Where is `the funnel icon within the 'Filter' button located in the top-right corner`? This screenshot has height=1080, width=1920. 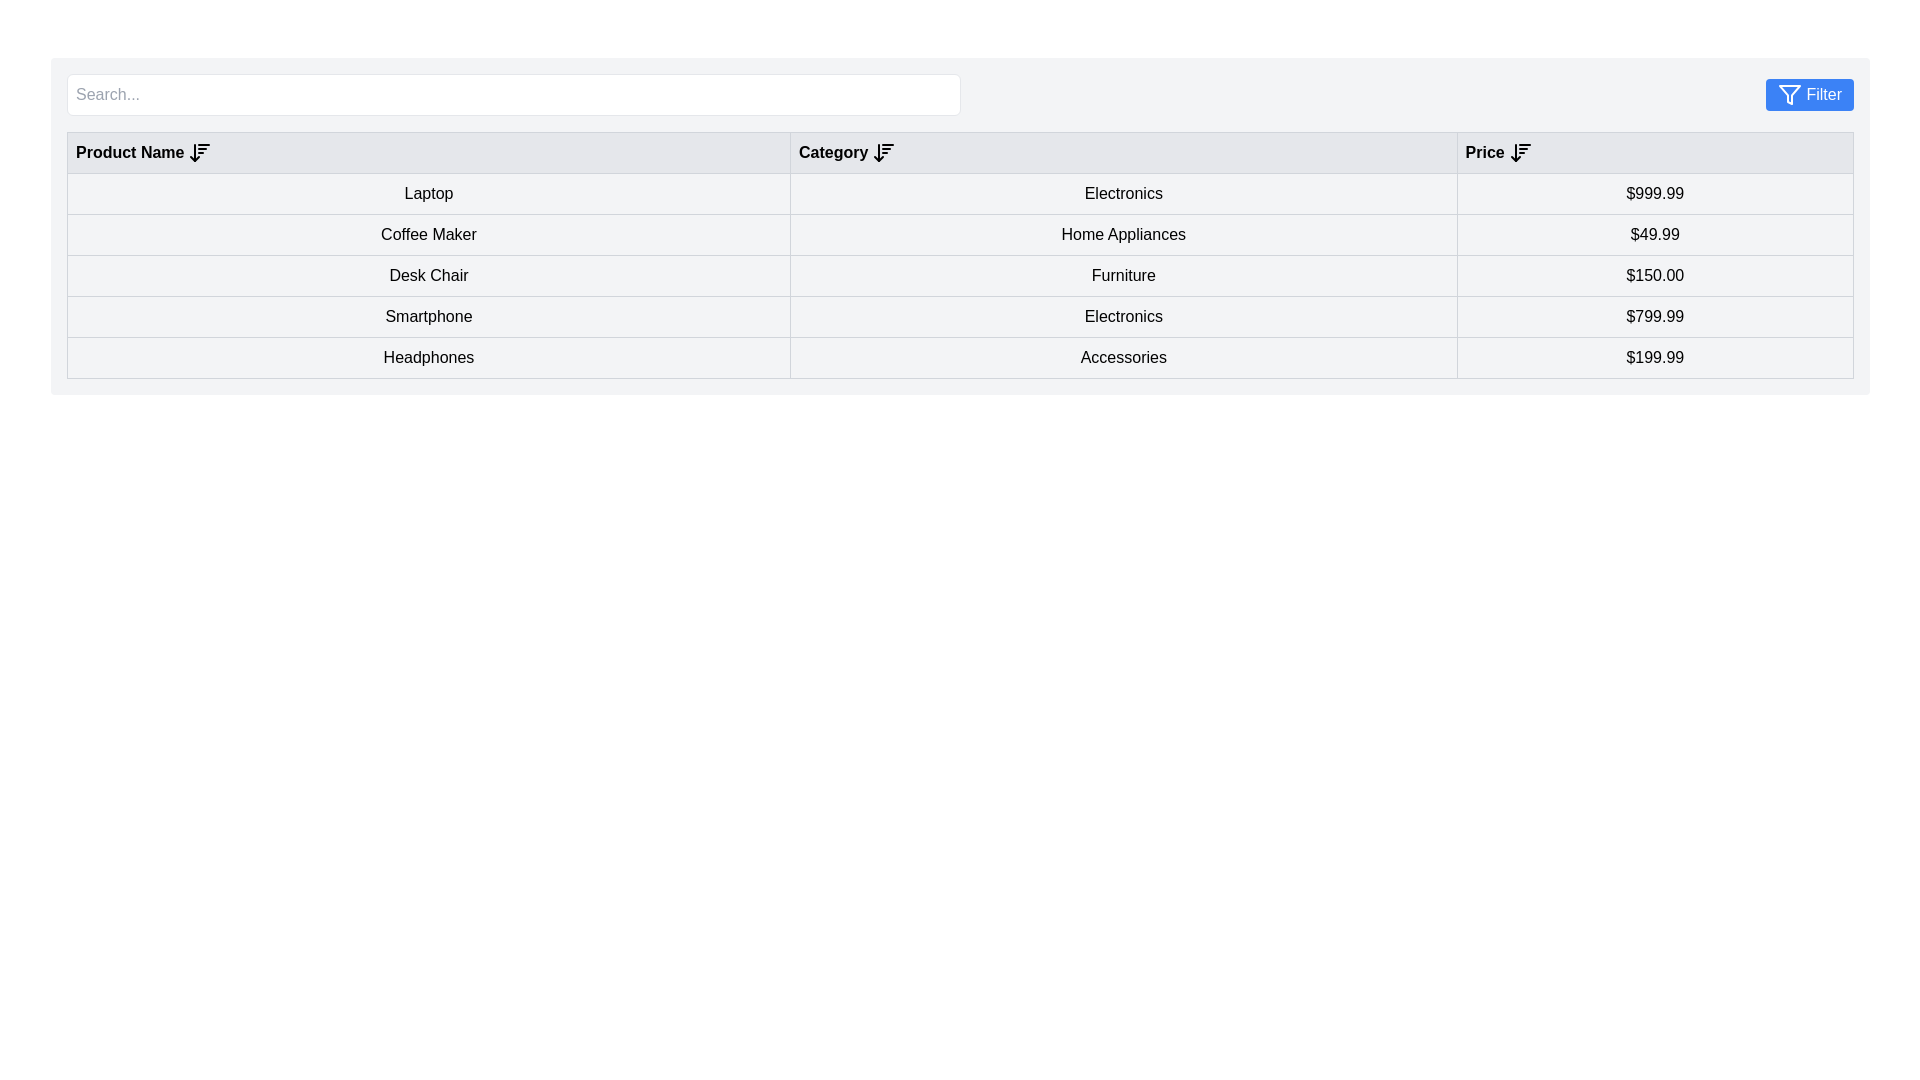
the funnel icon within the 'Filter' button located in the top-right corner is located at coordinates (1790, 95).